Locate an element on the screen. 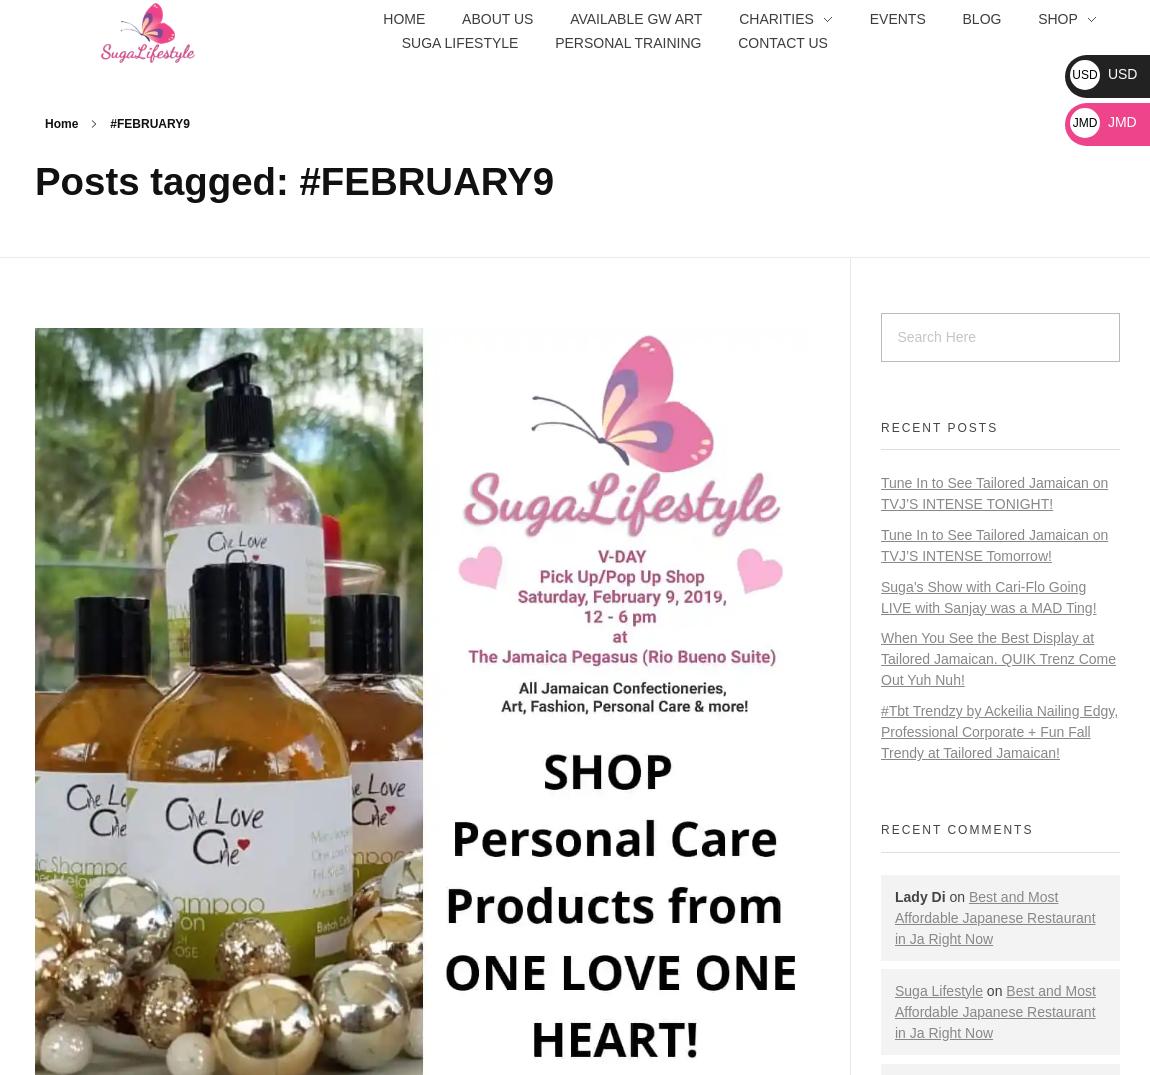 This screenshot has width=1150, height=1075. '#Tbt Trendzy by Ackeilia Nailing Edgy, Professional Corporate + Fun Fall Trendy at Tailored Jamaican!' is located at coordinates (999, 730).